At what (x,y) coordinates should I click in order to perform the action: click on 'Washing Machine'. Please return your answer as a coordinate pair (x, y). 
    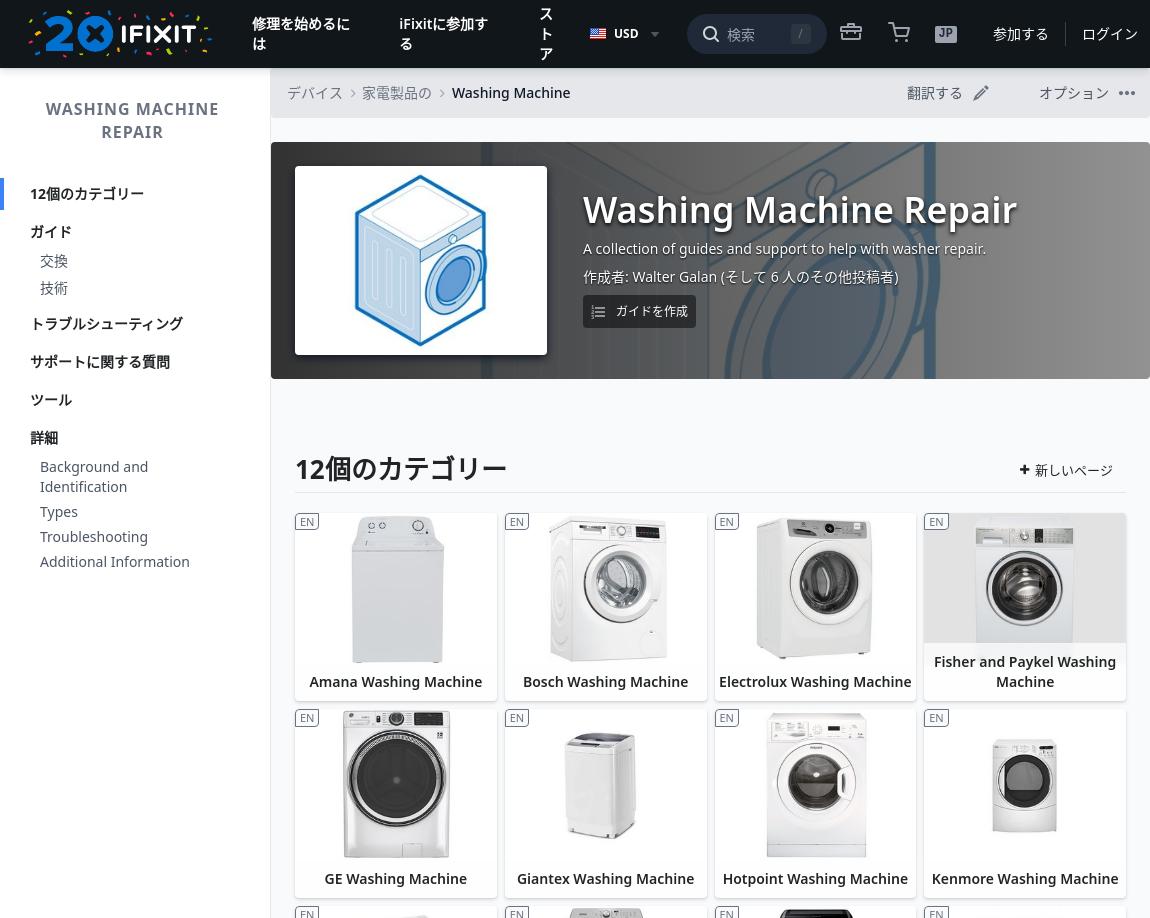
    Looking at the image, I should click on (510, 91).